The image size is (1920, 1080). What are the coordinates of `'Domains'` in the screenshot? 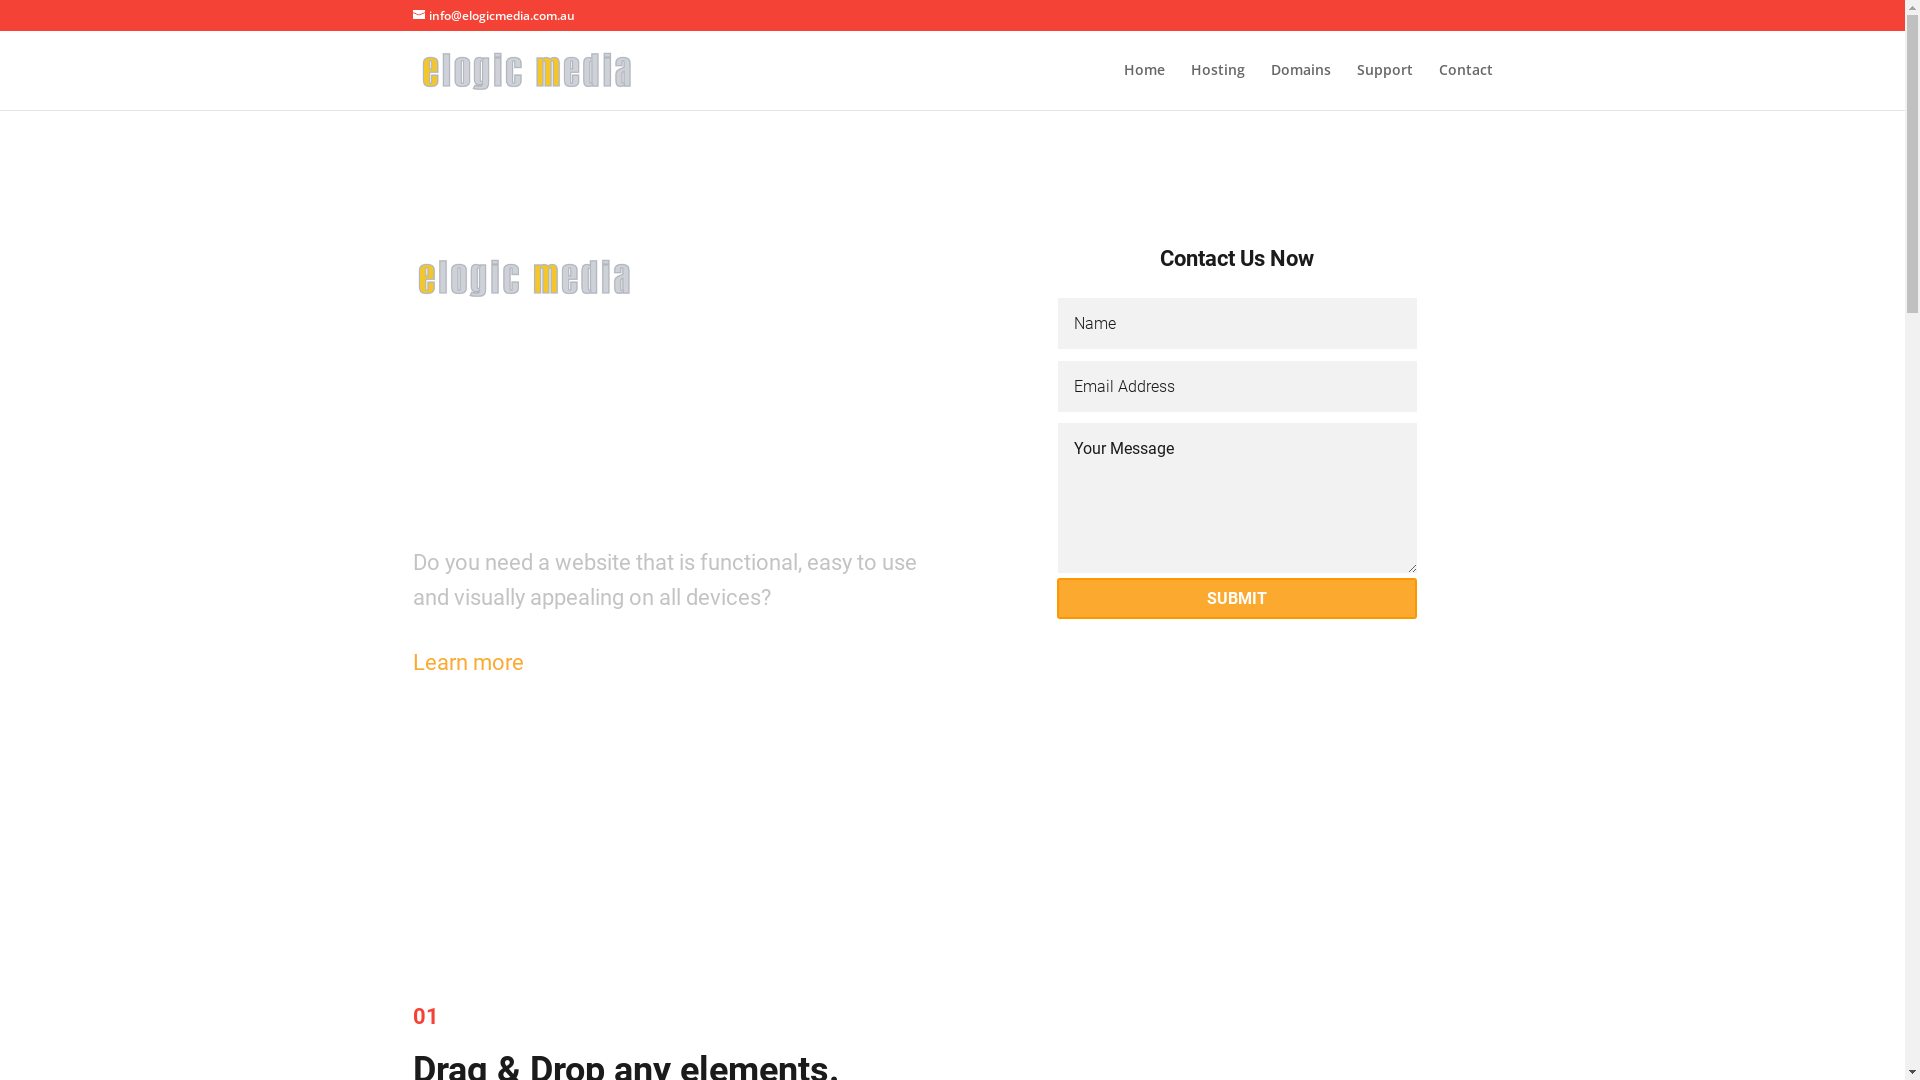 It's located at (1300, 85).